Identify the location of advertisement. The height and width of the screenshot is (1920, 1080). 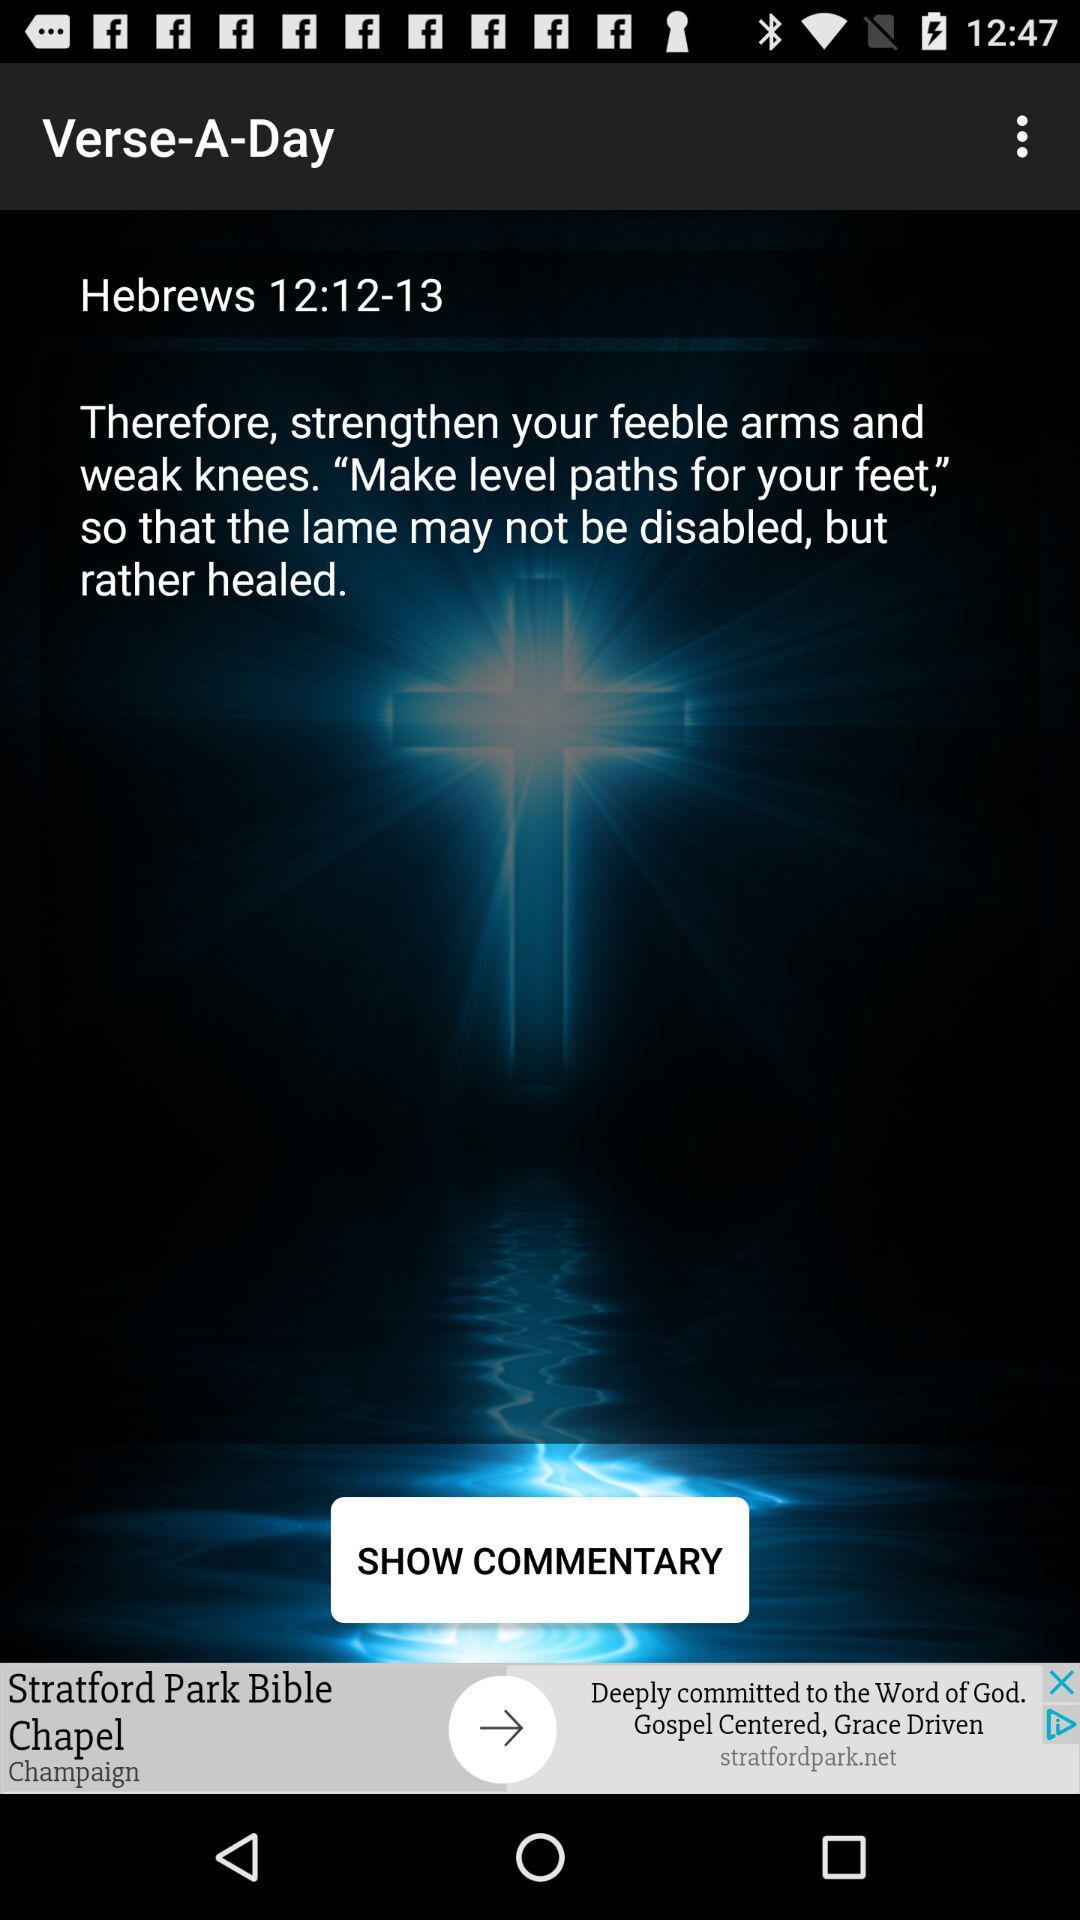
(540, 1727).